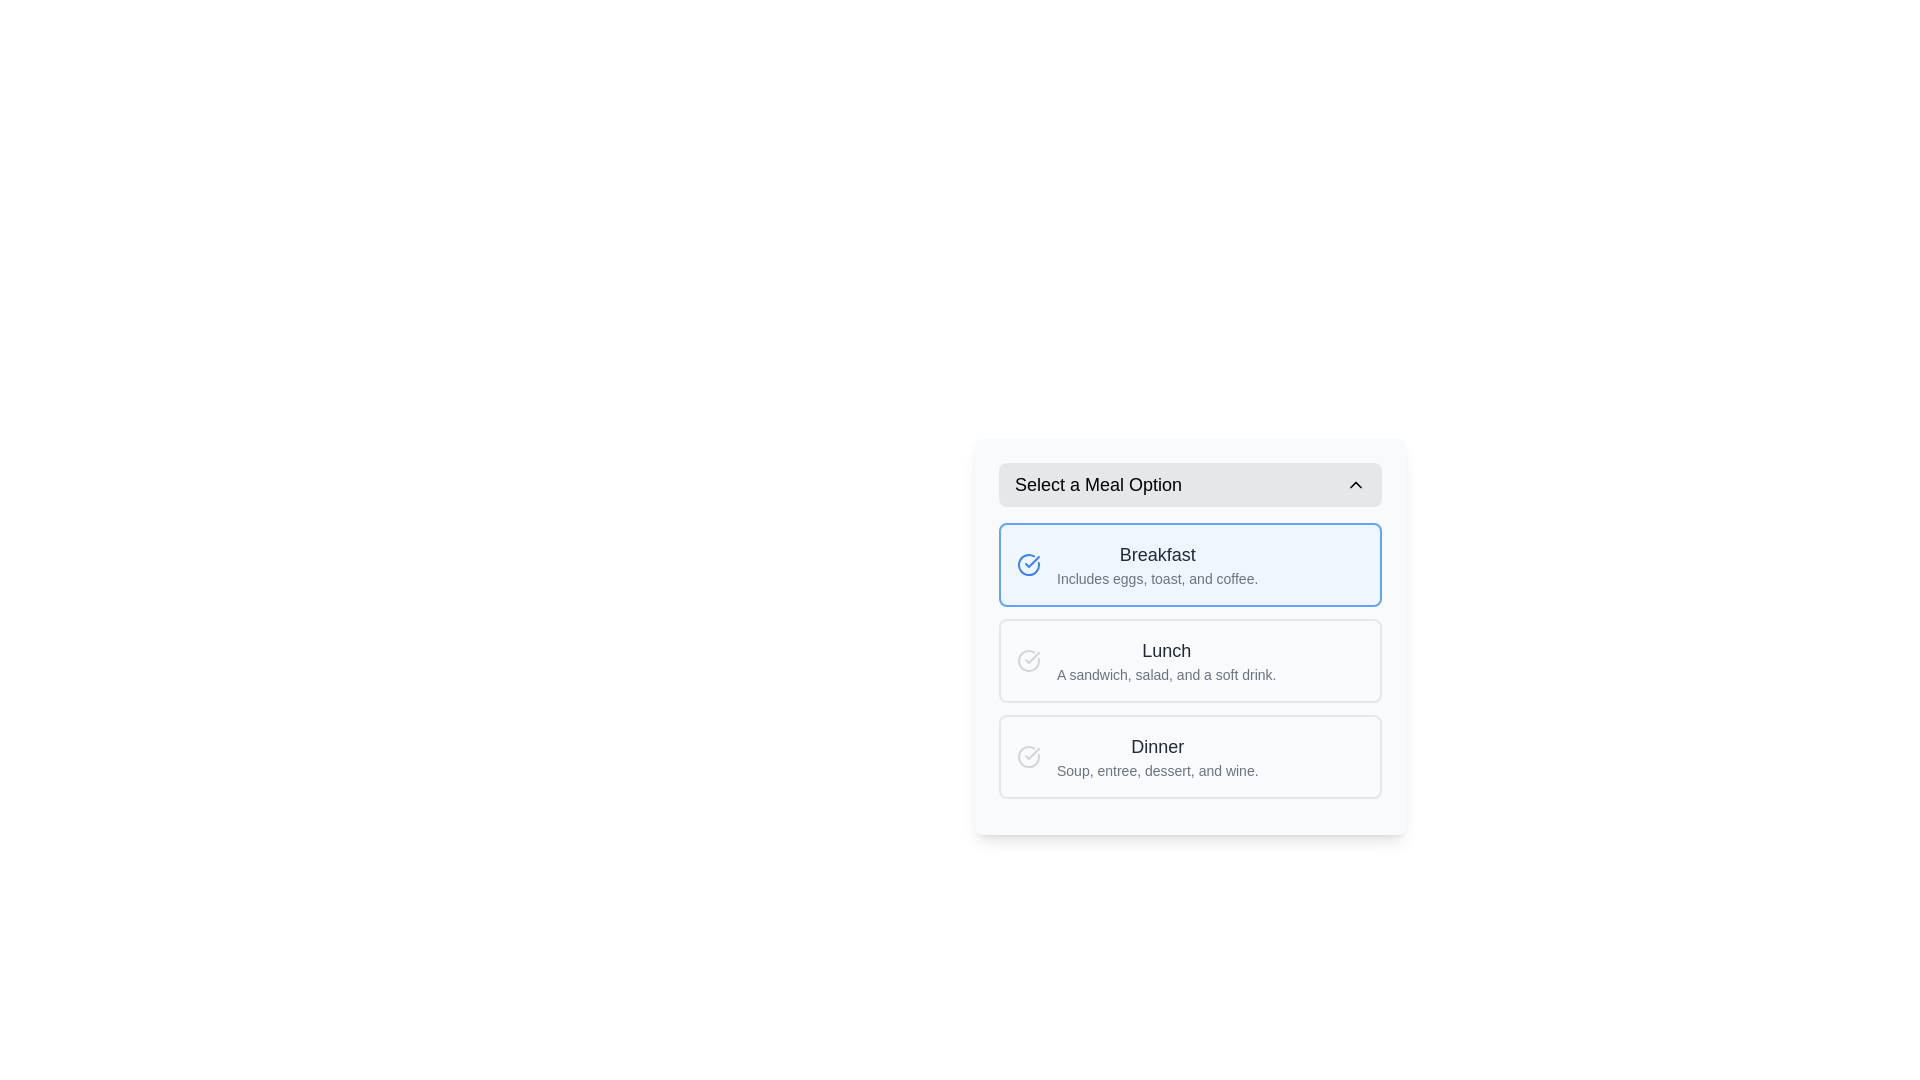 Image resolution: width=1920 pixels, height=1080 pixels. I want to click on the detailed description text label for the 'Breakfast' meal option, which is located below the 'Breakfast' text within the outlined box highlighting the selected meal option, so click(1157, 578).